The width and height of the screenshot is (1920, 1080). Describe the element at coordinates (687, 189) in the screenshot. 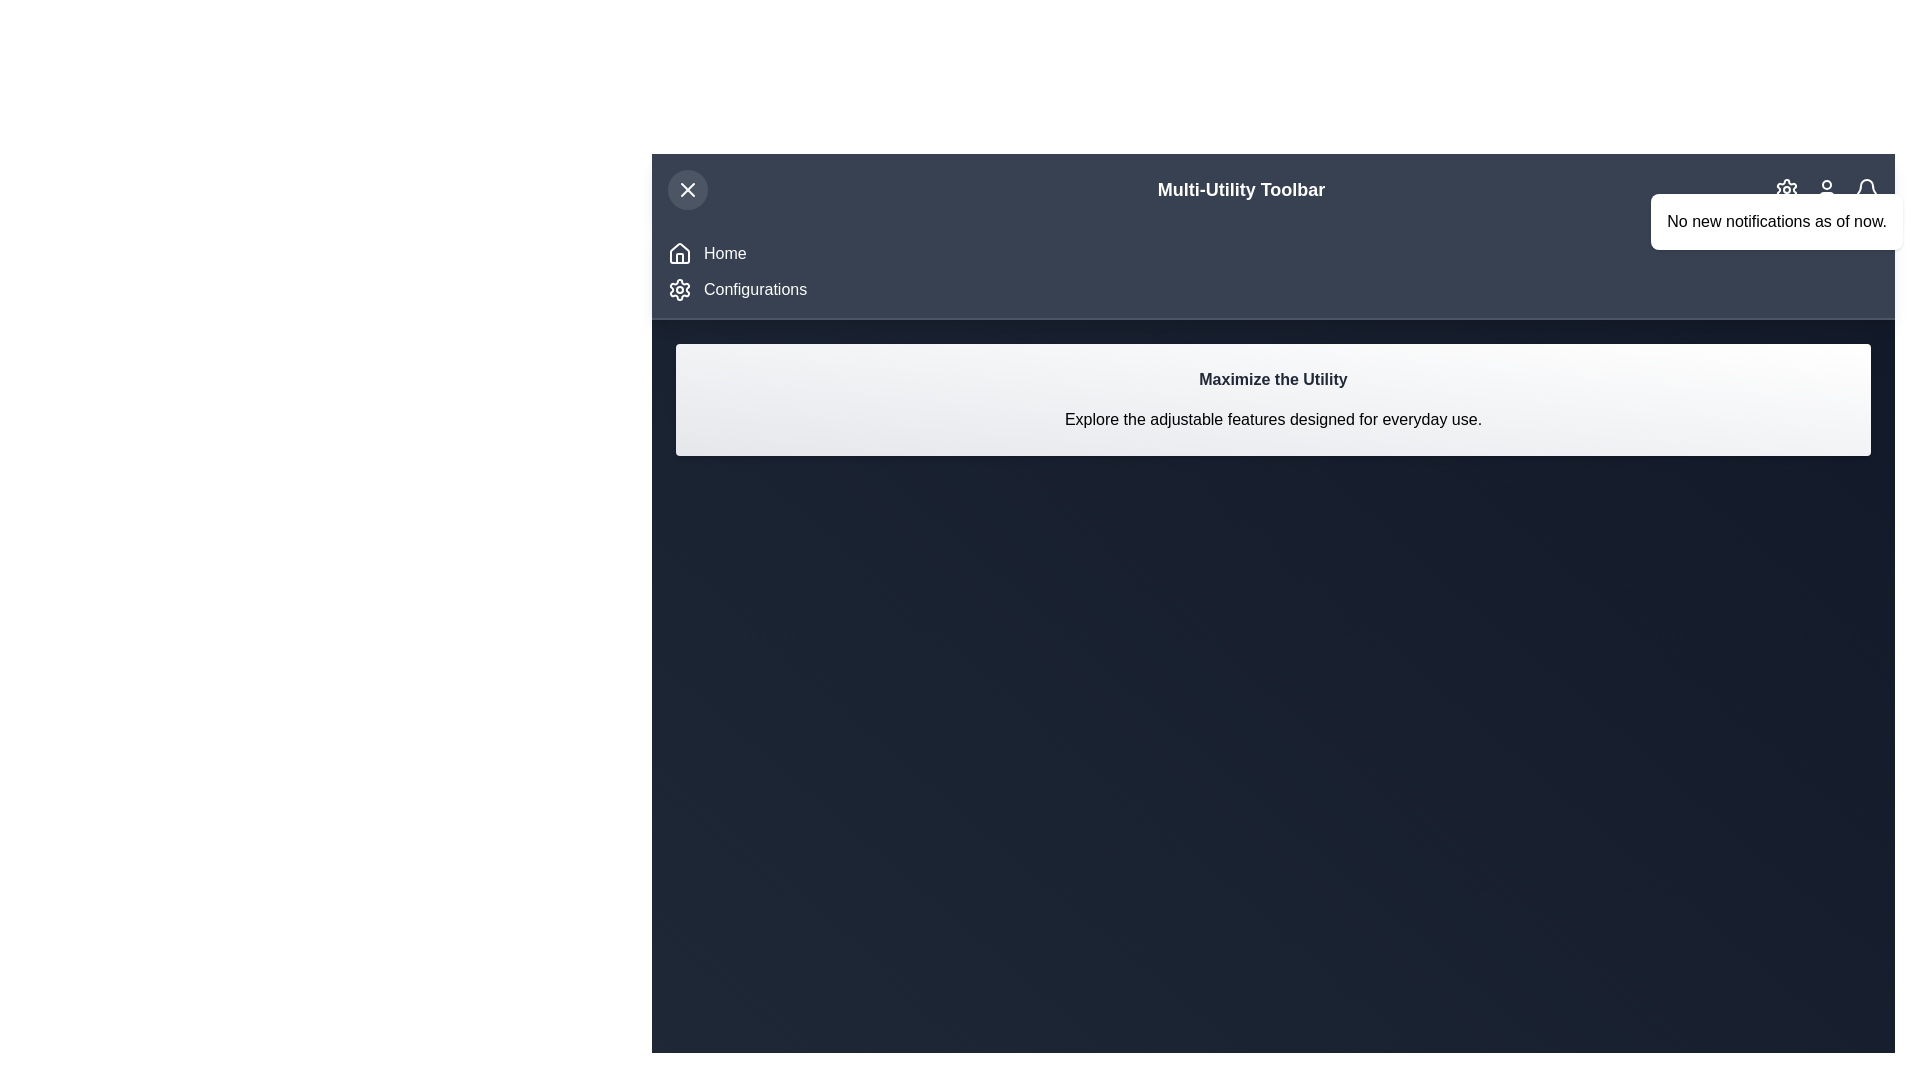

I see `the menu_button to observe visual feedback` at that location.